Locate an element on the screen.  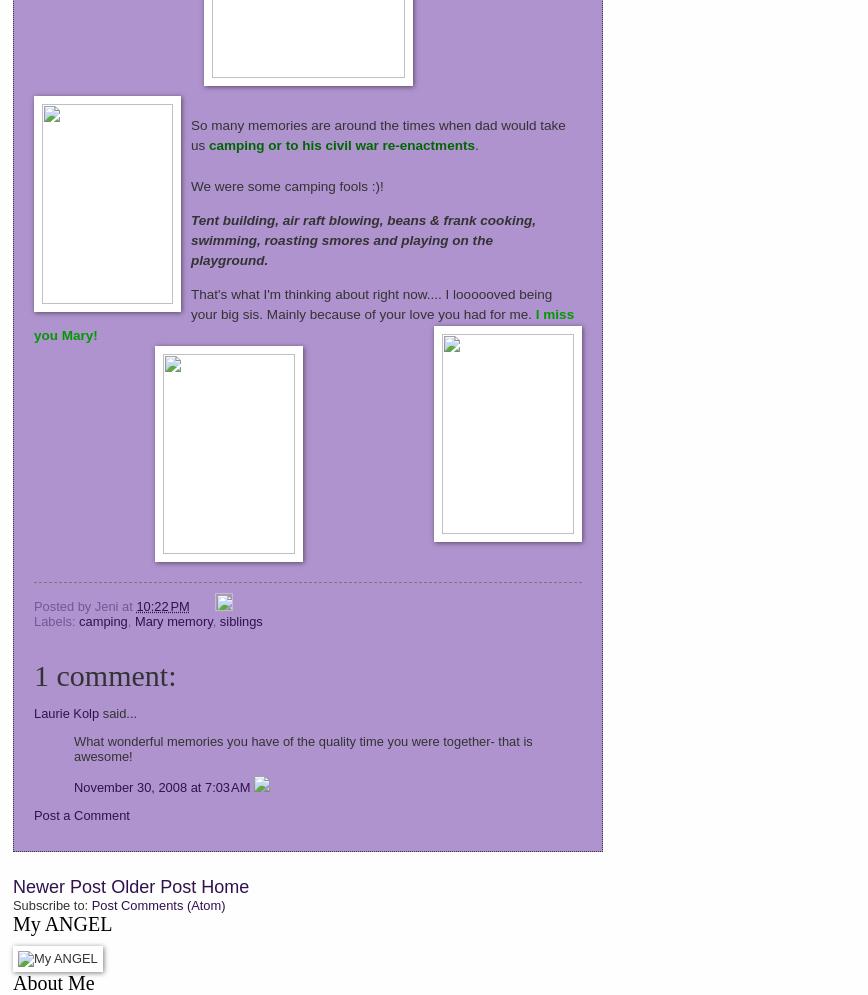
'What wonderful memories you have of the quality time you were together- that is awesome!' is located at coordinates (303, 747).